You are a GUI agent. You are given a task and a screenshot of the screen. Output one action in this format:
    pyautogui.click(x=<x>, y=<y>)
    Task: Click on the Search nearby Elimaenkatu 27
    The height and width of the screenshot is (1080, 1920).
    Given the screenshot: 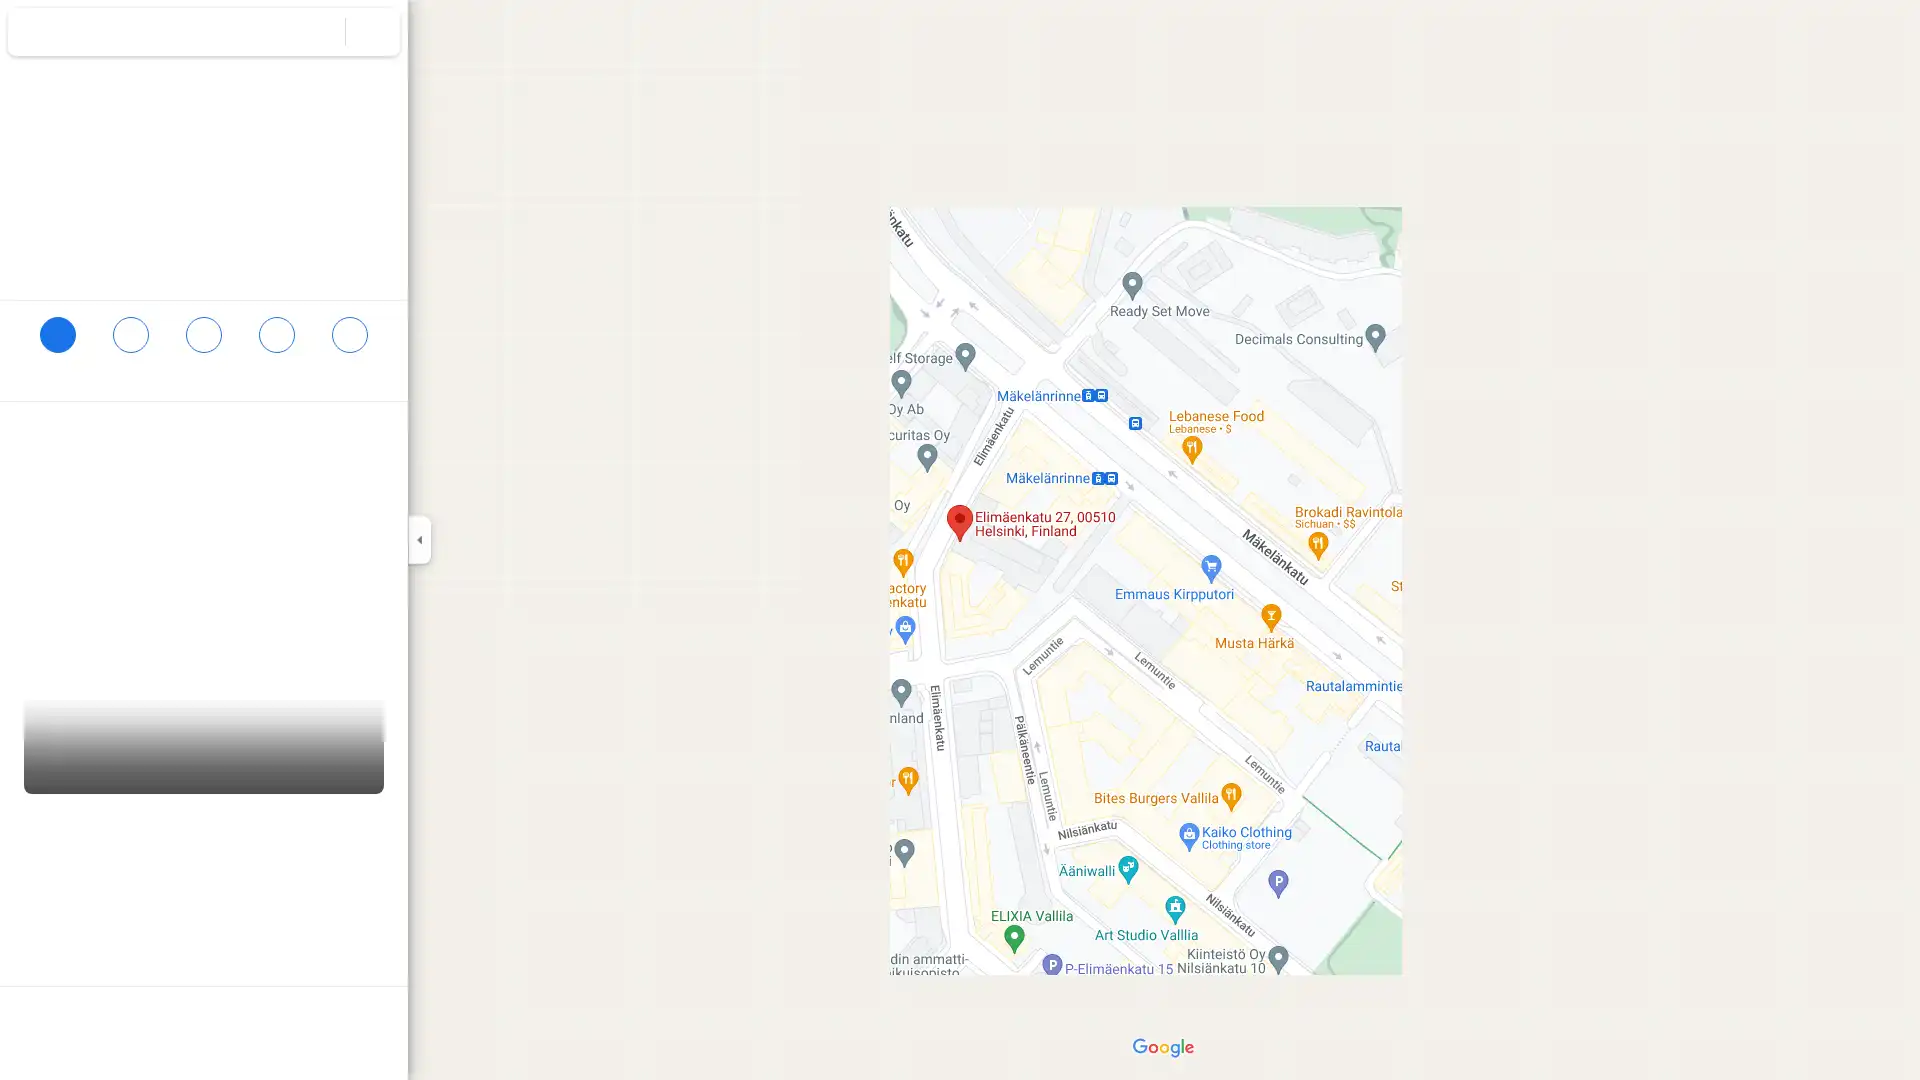 What is the action you would take?
    pyautogui.click(x=203, y=342)
    